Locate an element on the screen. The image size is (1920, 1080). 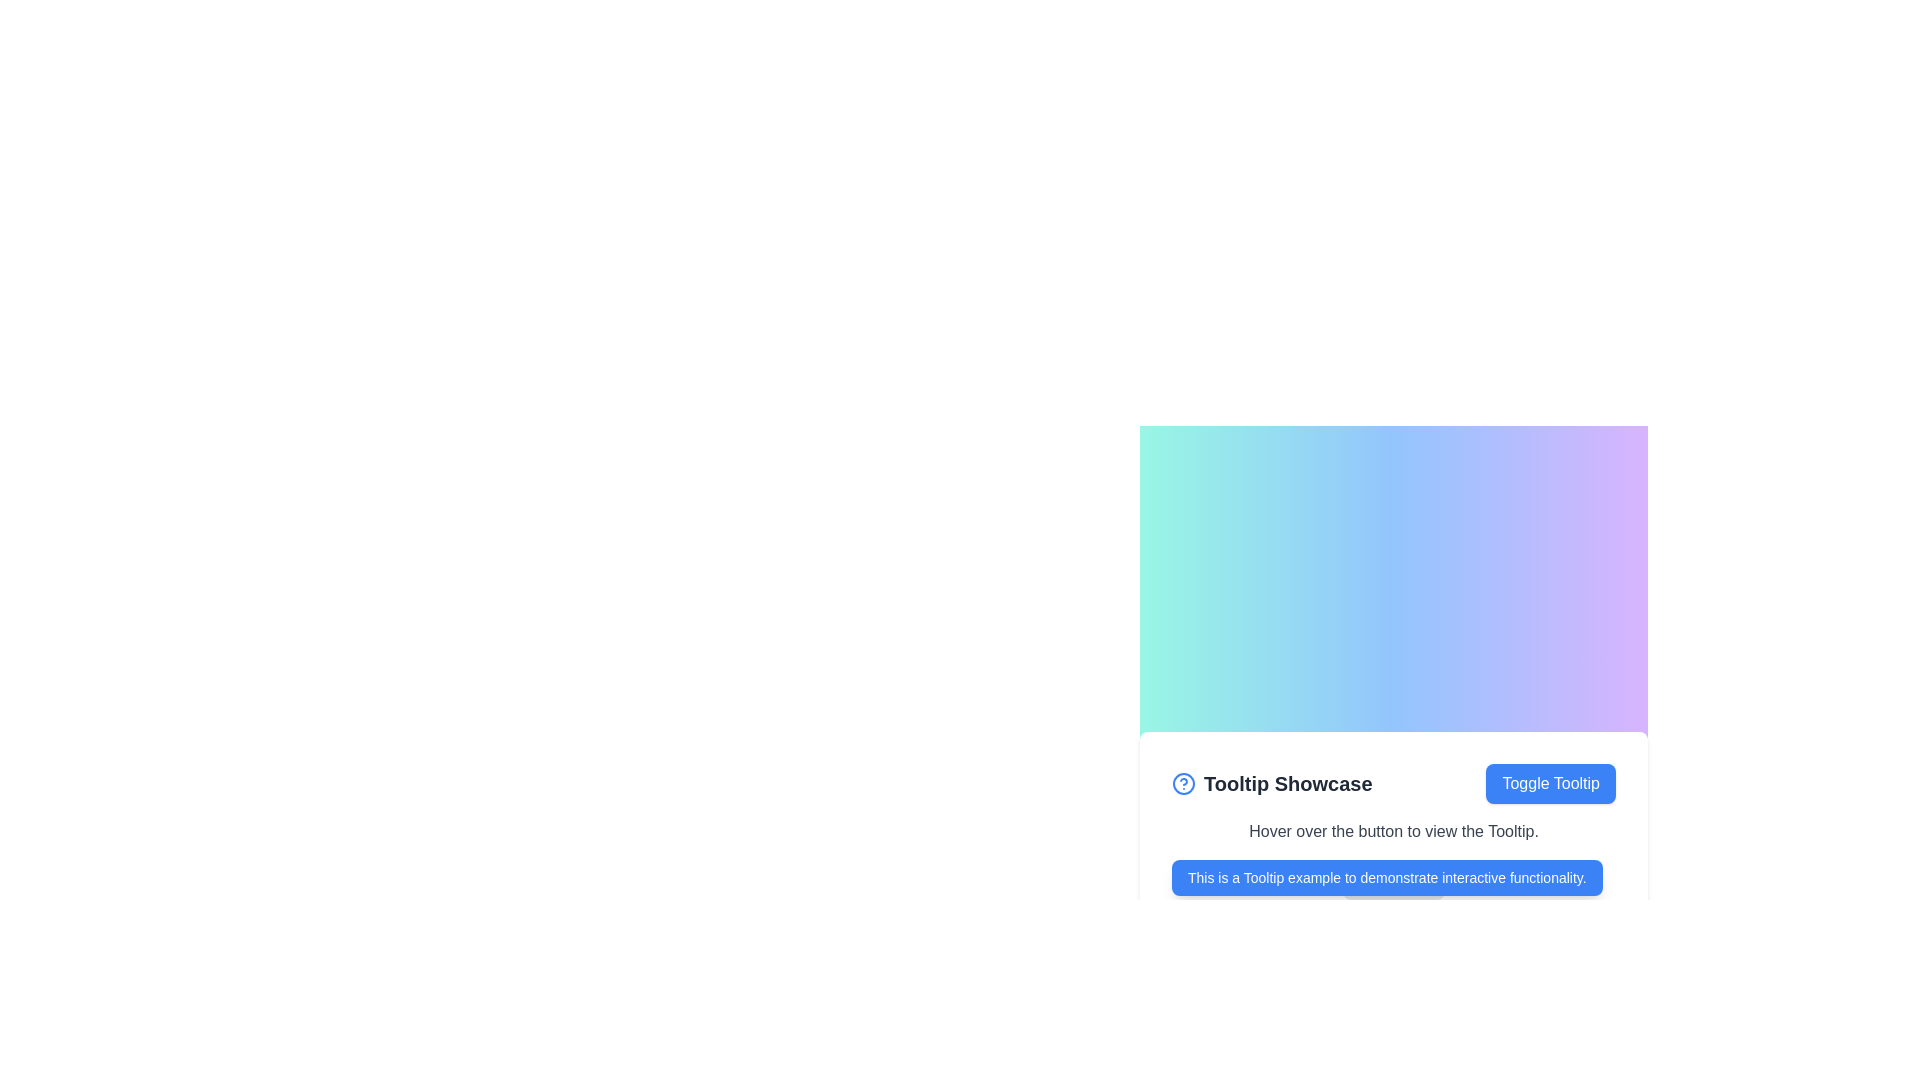
the circular help icon with a blue stroke located to the left of the 'Tooltip Showcase' text in the header section is located at coordinates (1184, 782).